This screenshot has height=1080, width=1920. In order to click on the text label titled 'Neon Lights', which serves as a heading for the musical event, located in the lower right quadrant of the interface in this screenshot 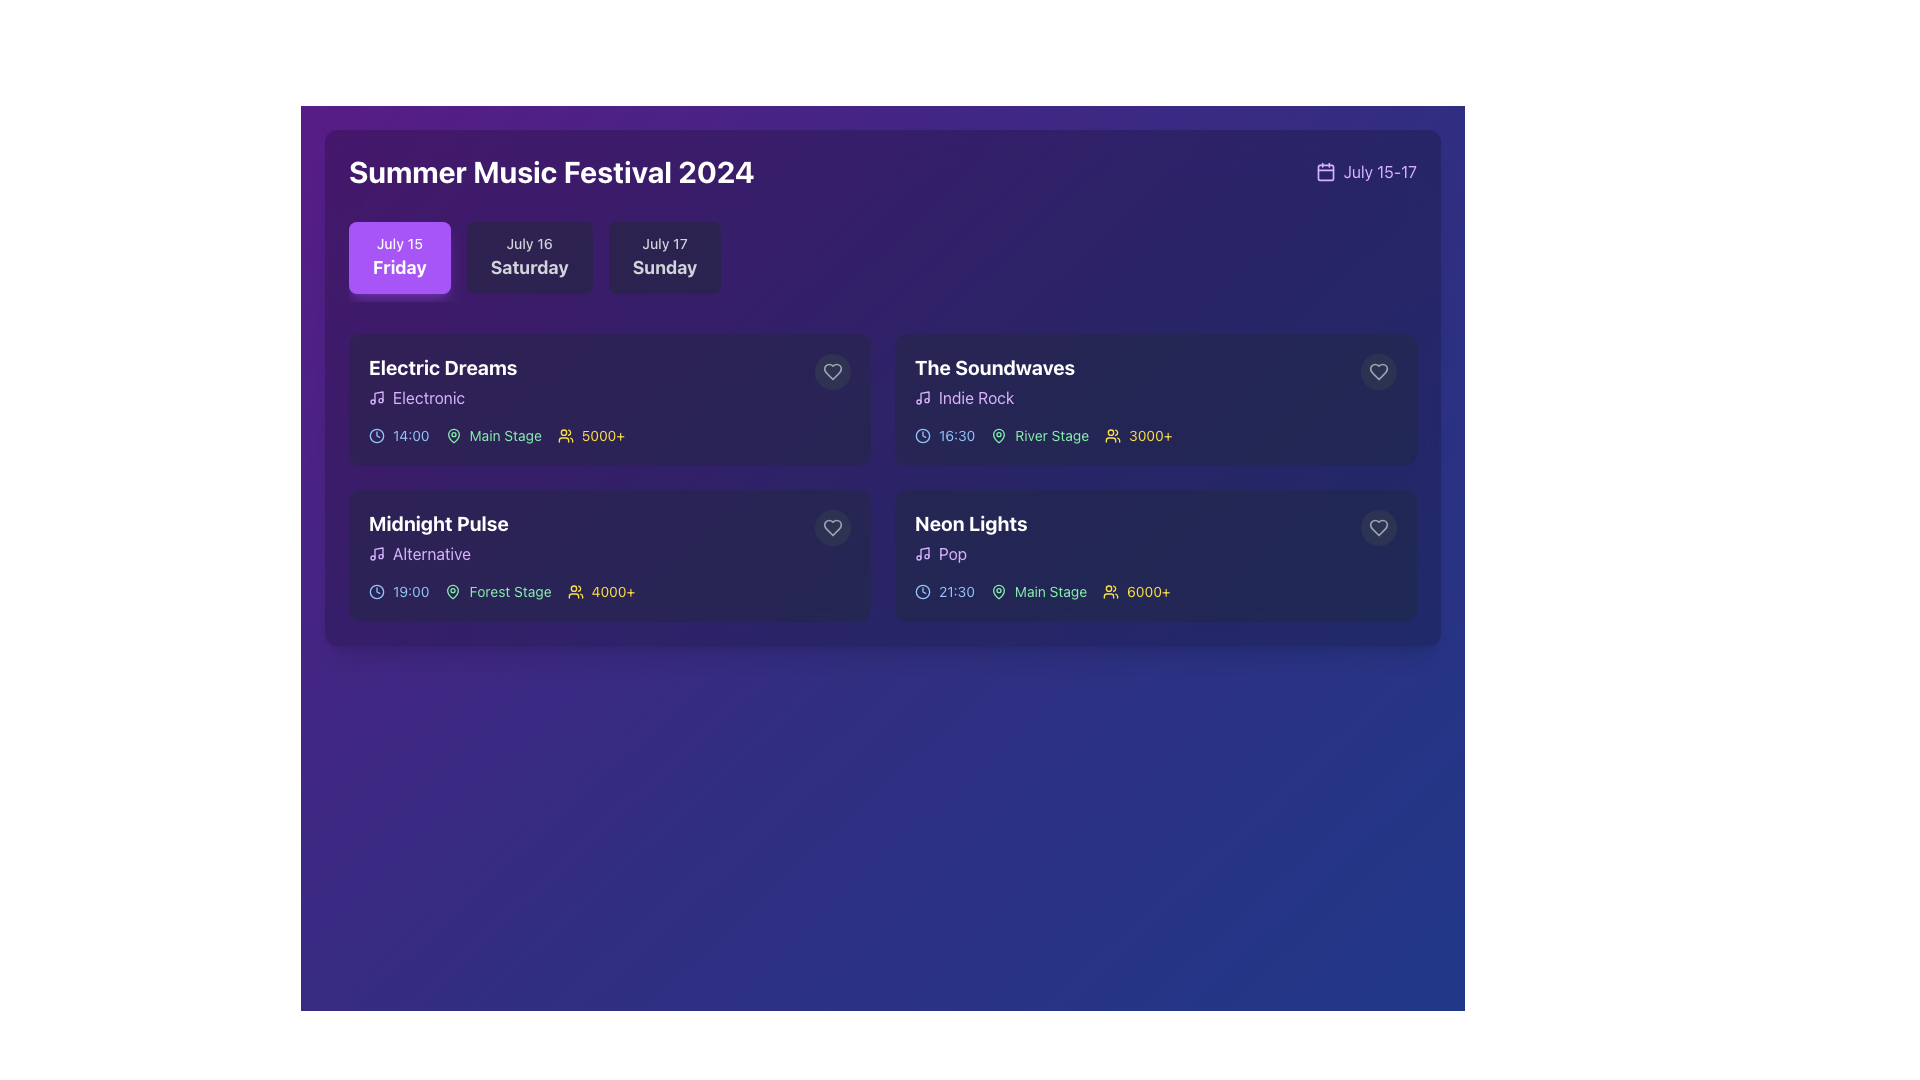, I will do `click(971, 523)`.